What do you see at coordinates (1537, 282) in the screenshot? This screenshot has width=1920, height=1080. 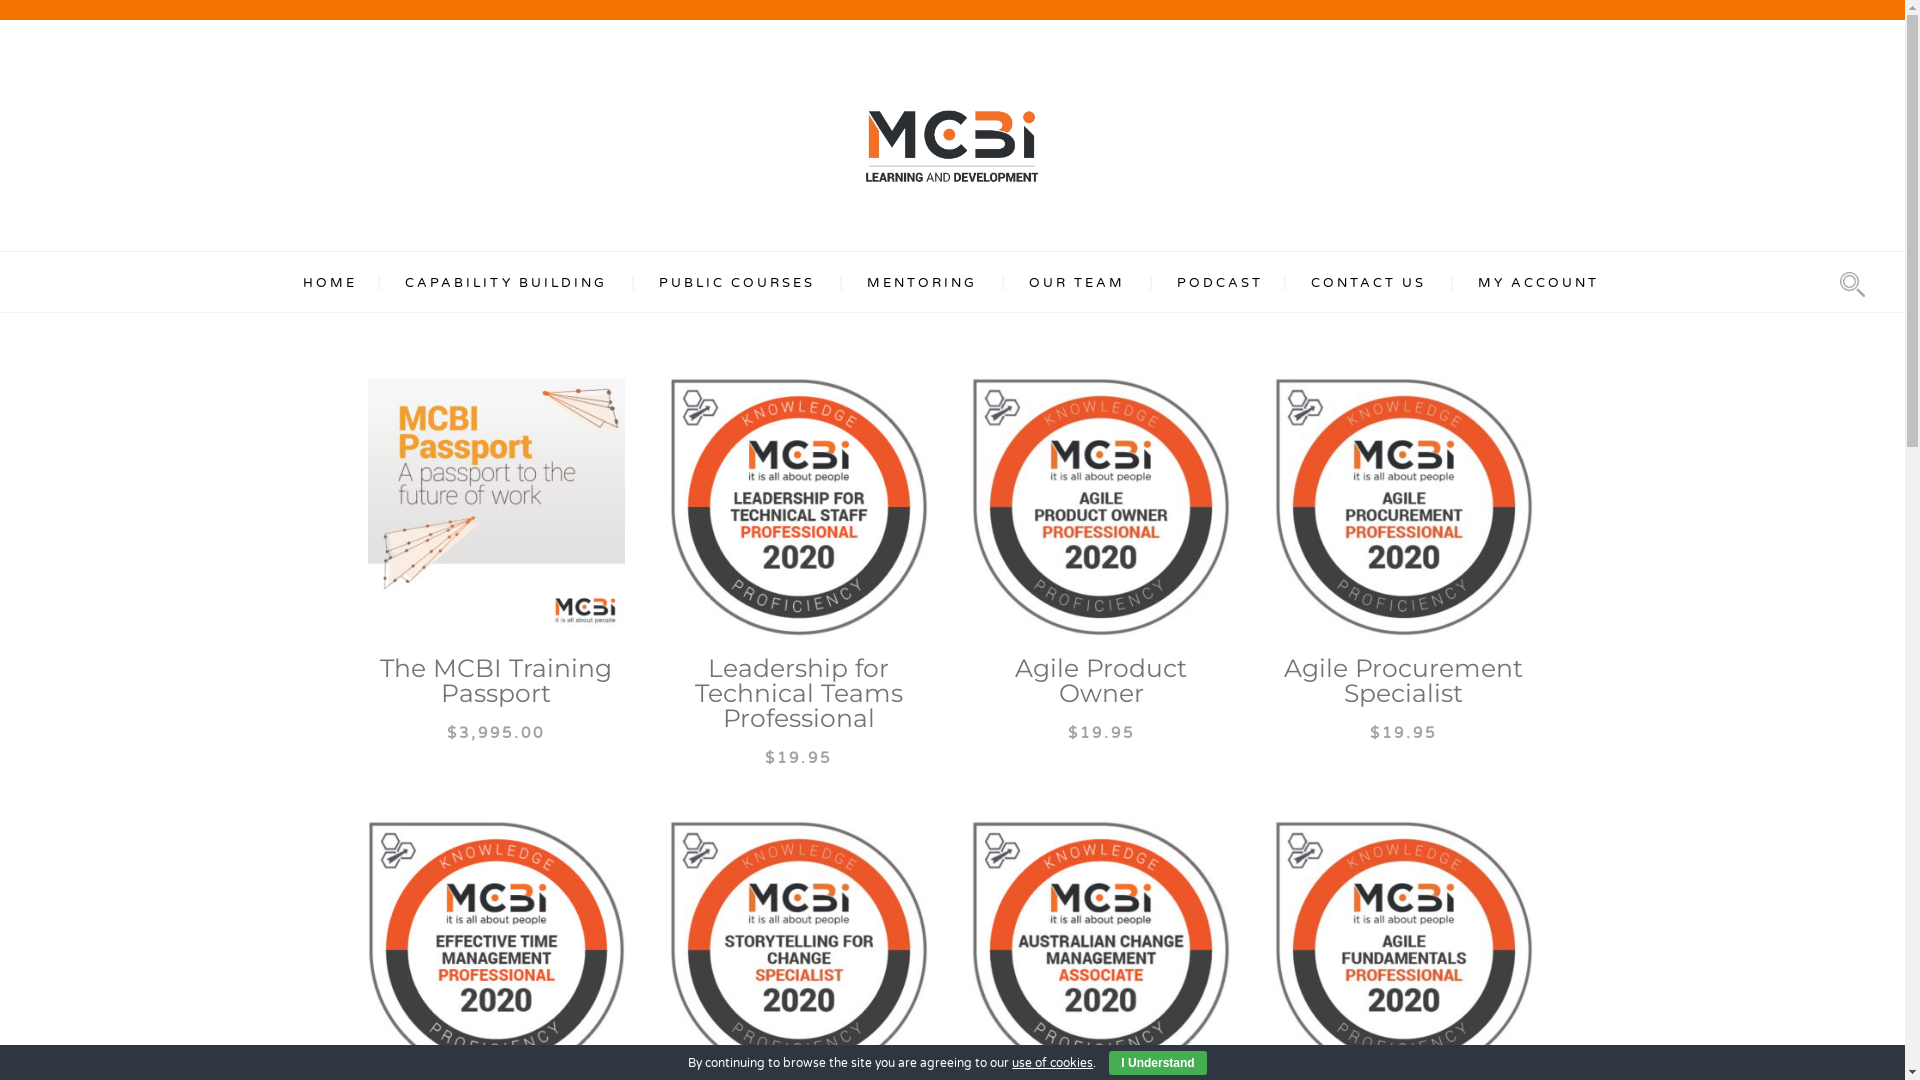 I see `'MY ACCOUNT'` at bounding box center [1537, 282].